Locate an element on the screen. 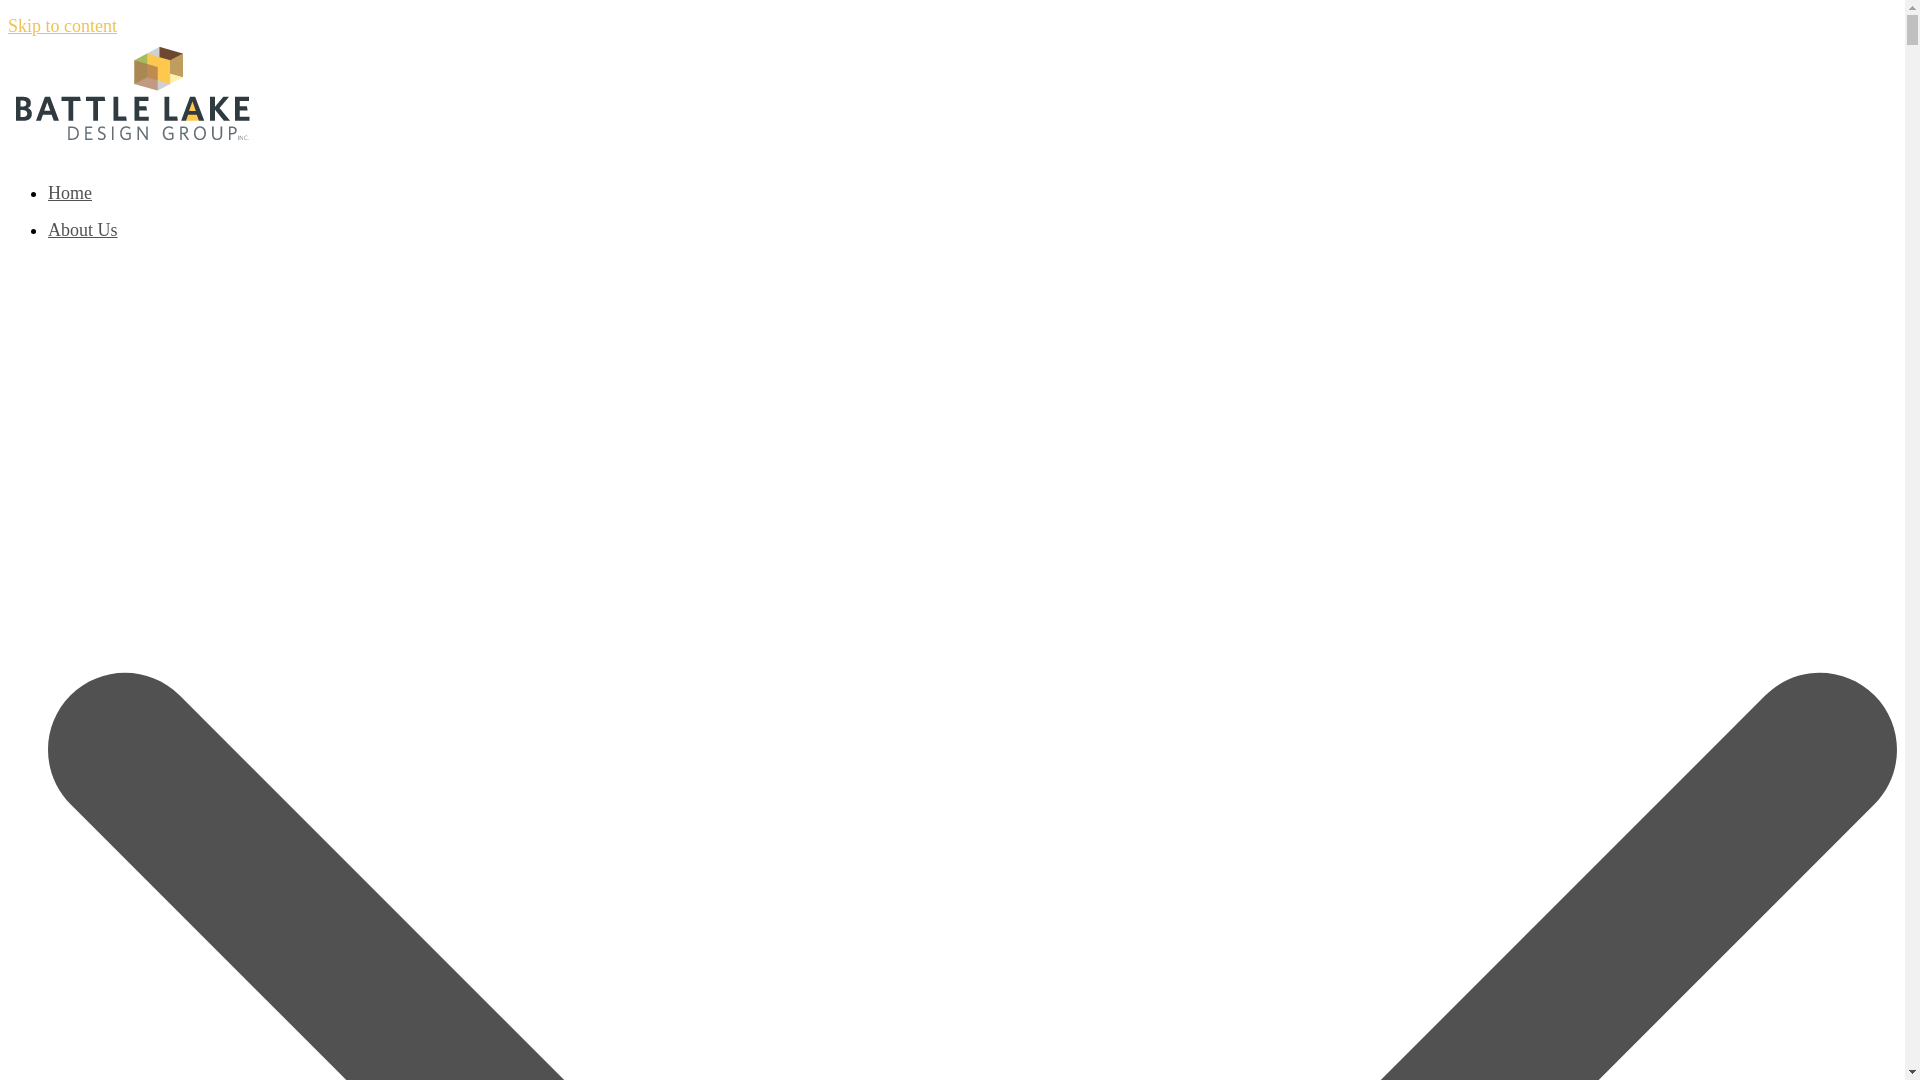  'Skip to content' is located at coordinates (8, 26).